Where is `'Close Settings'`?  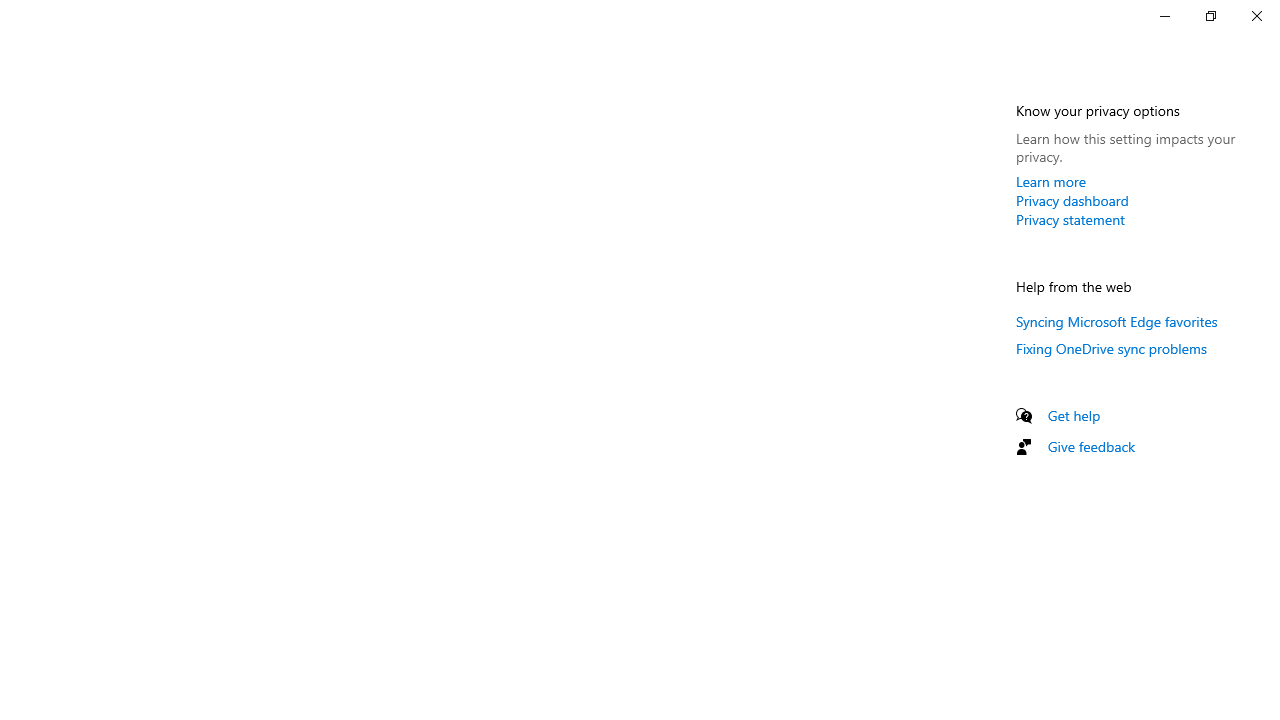
'Close Settings' is located at coordinates (1255, 15).